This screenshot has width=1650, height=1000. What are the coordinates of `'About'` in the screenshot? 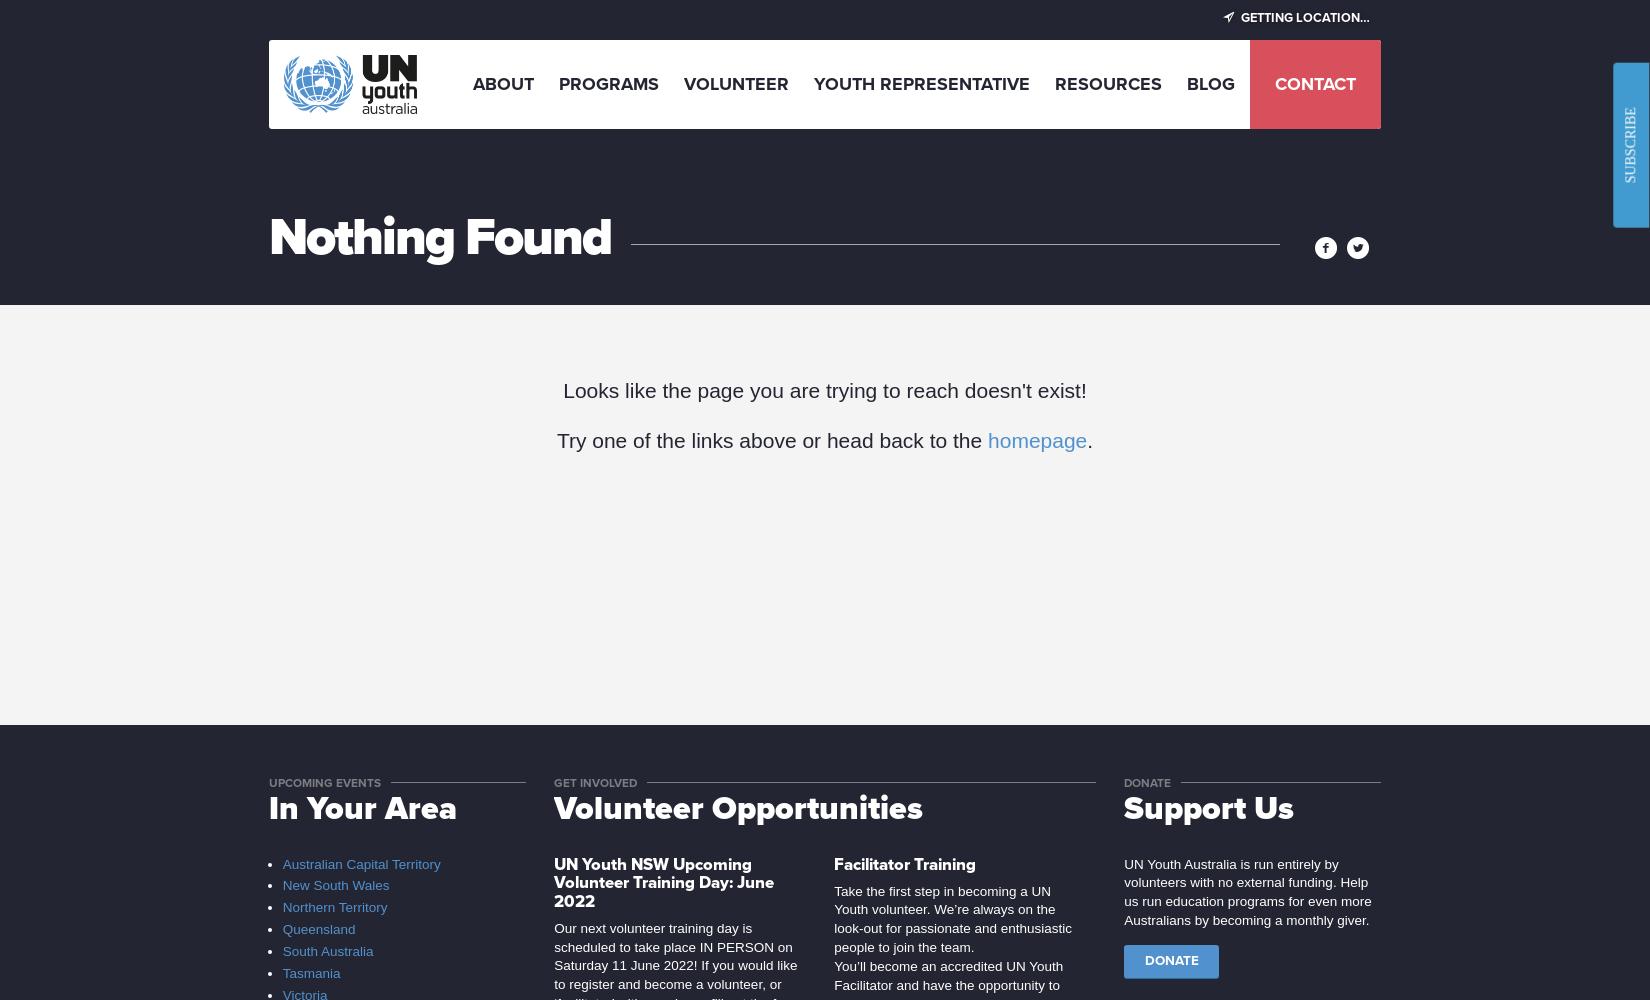 It's located at (471, 83).